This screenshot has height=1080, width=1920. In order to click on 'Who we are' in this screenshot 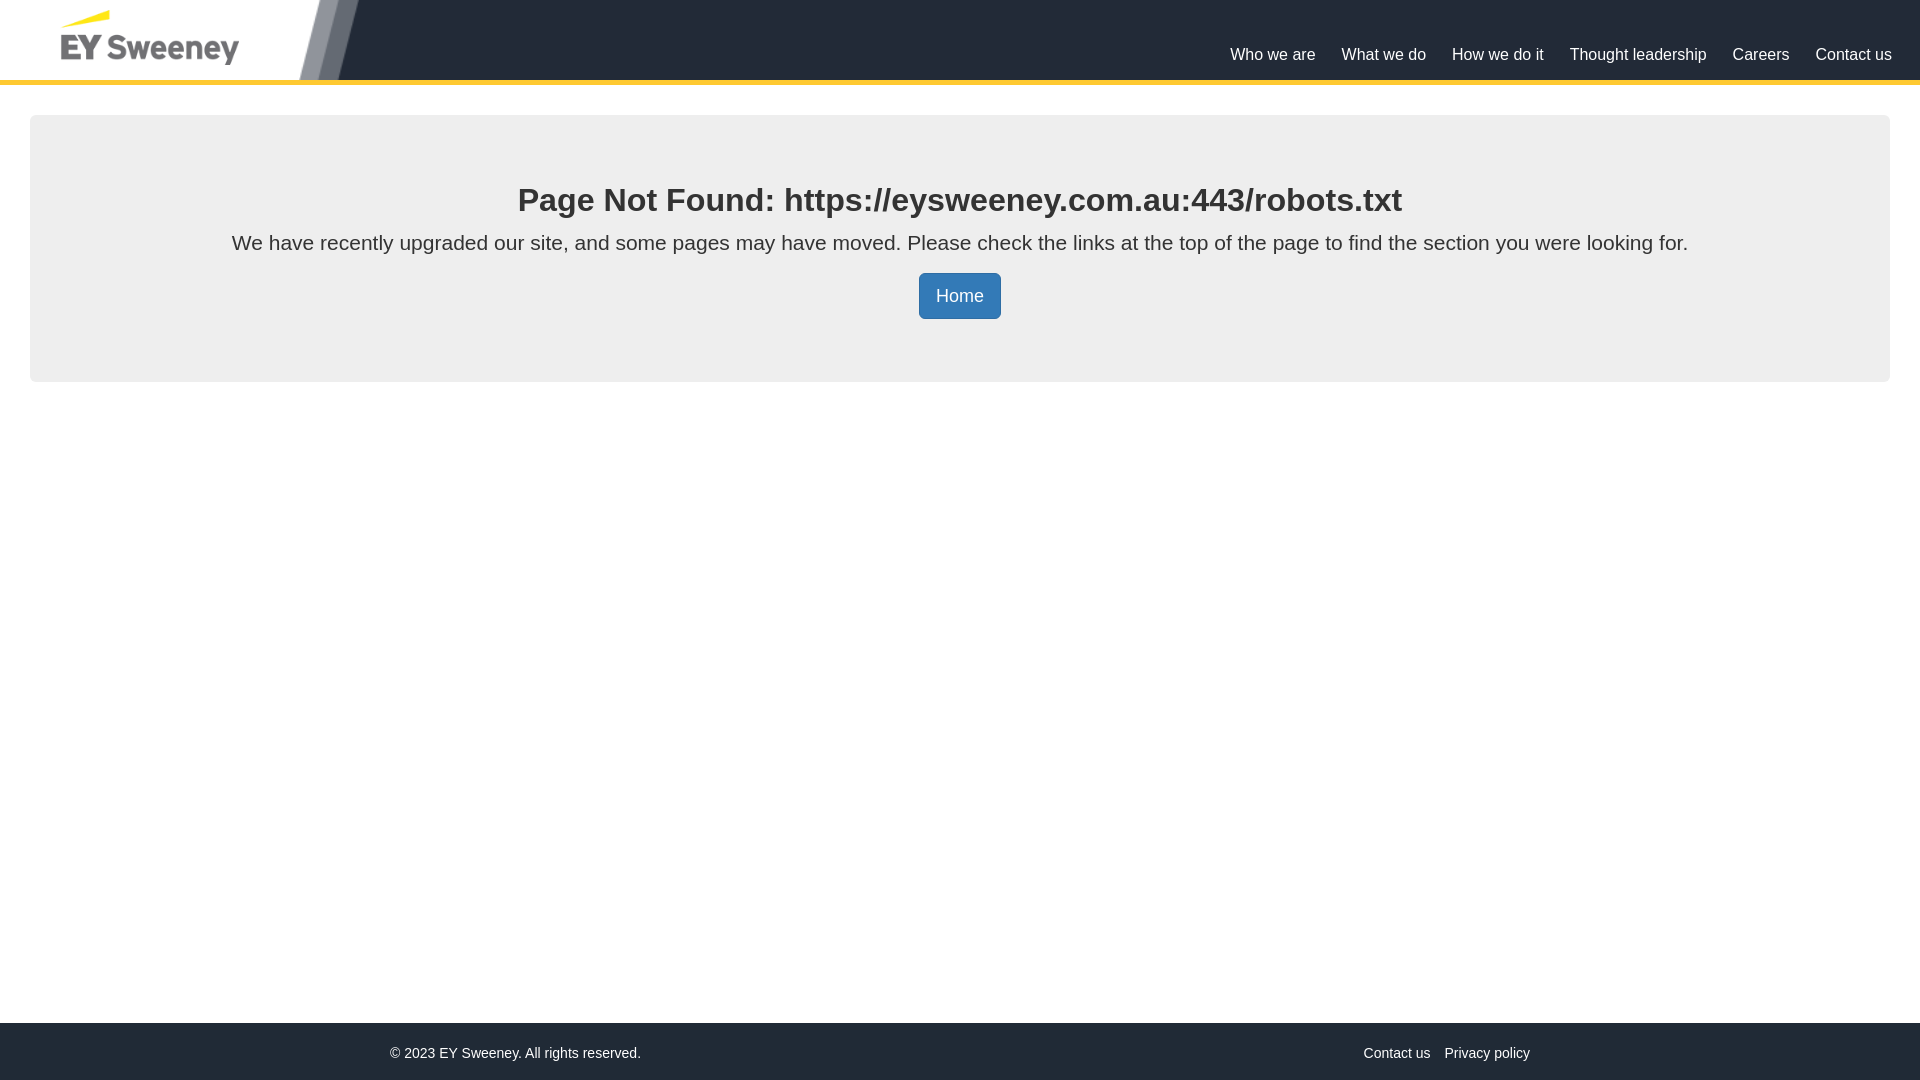, I will do `click(1271, 53)`.